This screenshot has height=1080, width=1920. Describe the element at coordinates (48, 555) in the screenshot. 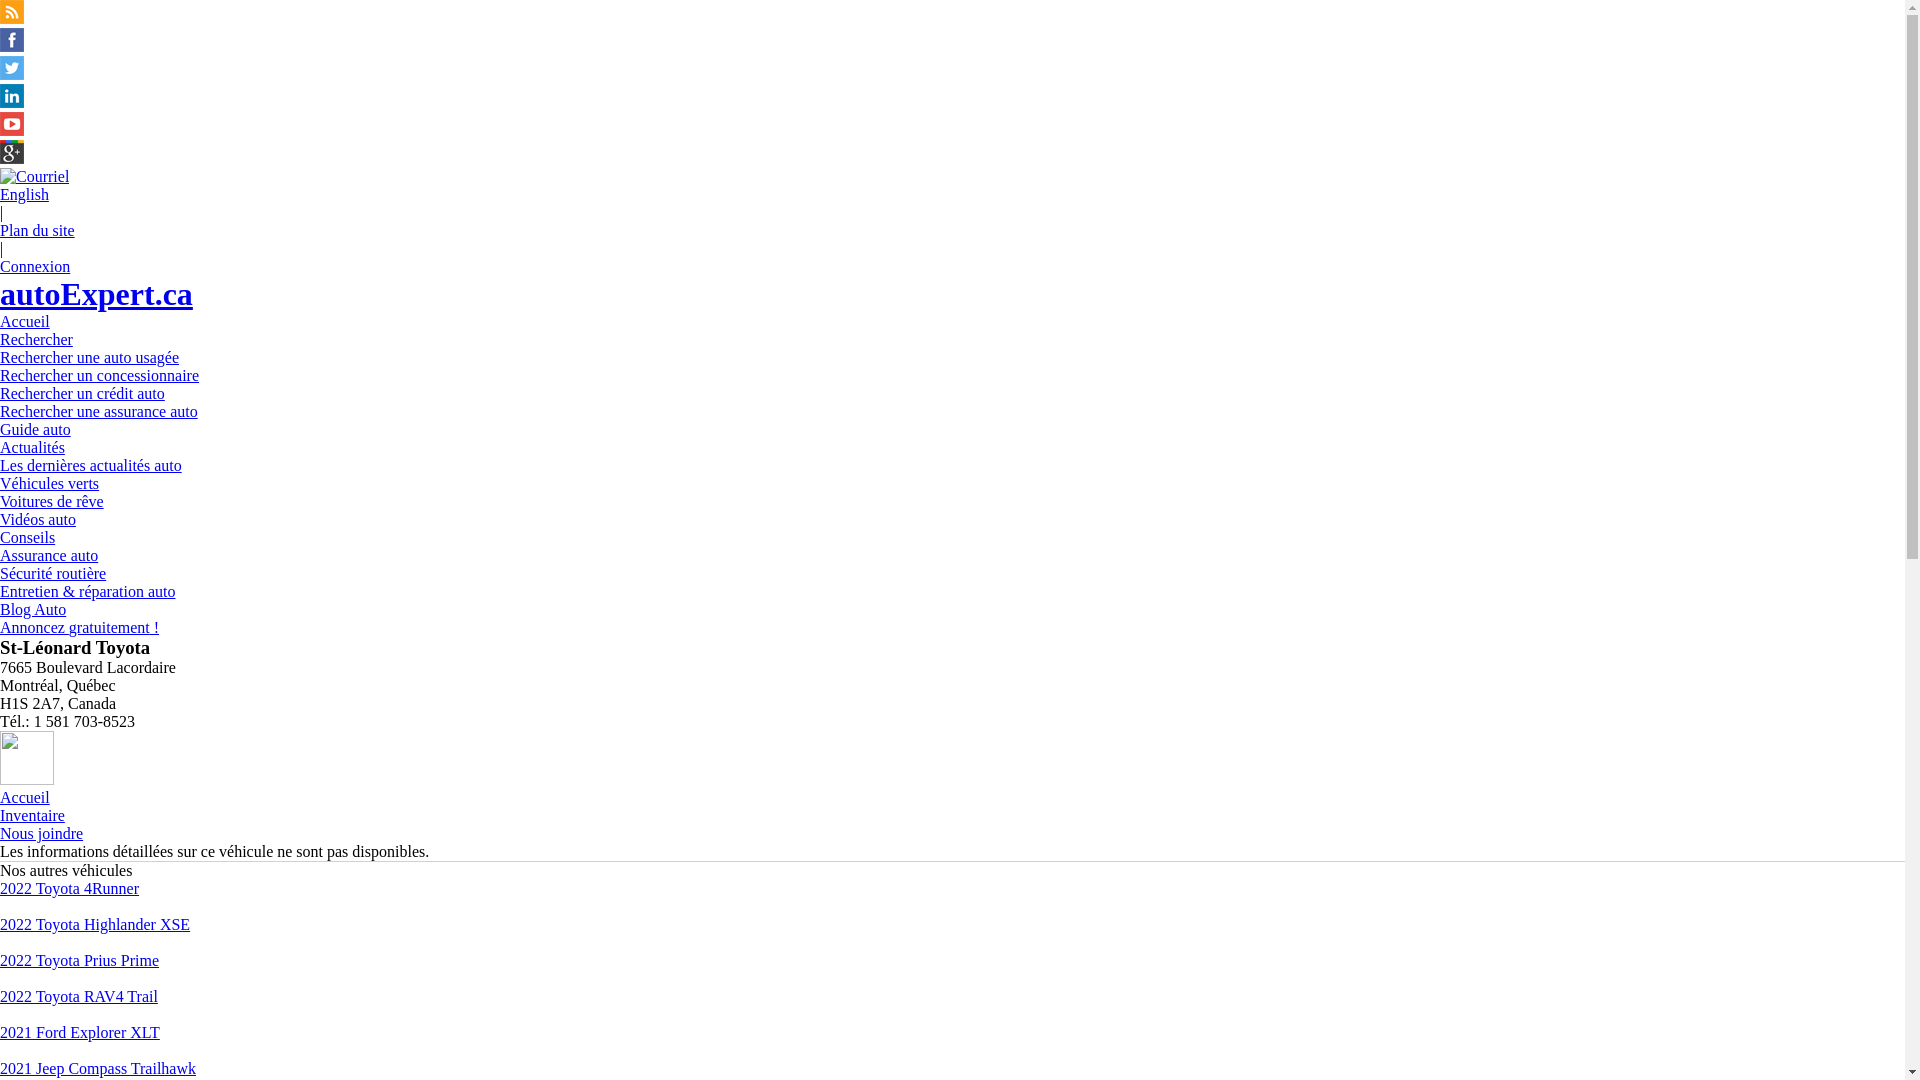

I see `'Assurance auto'` at that location.